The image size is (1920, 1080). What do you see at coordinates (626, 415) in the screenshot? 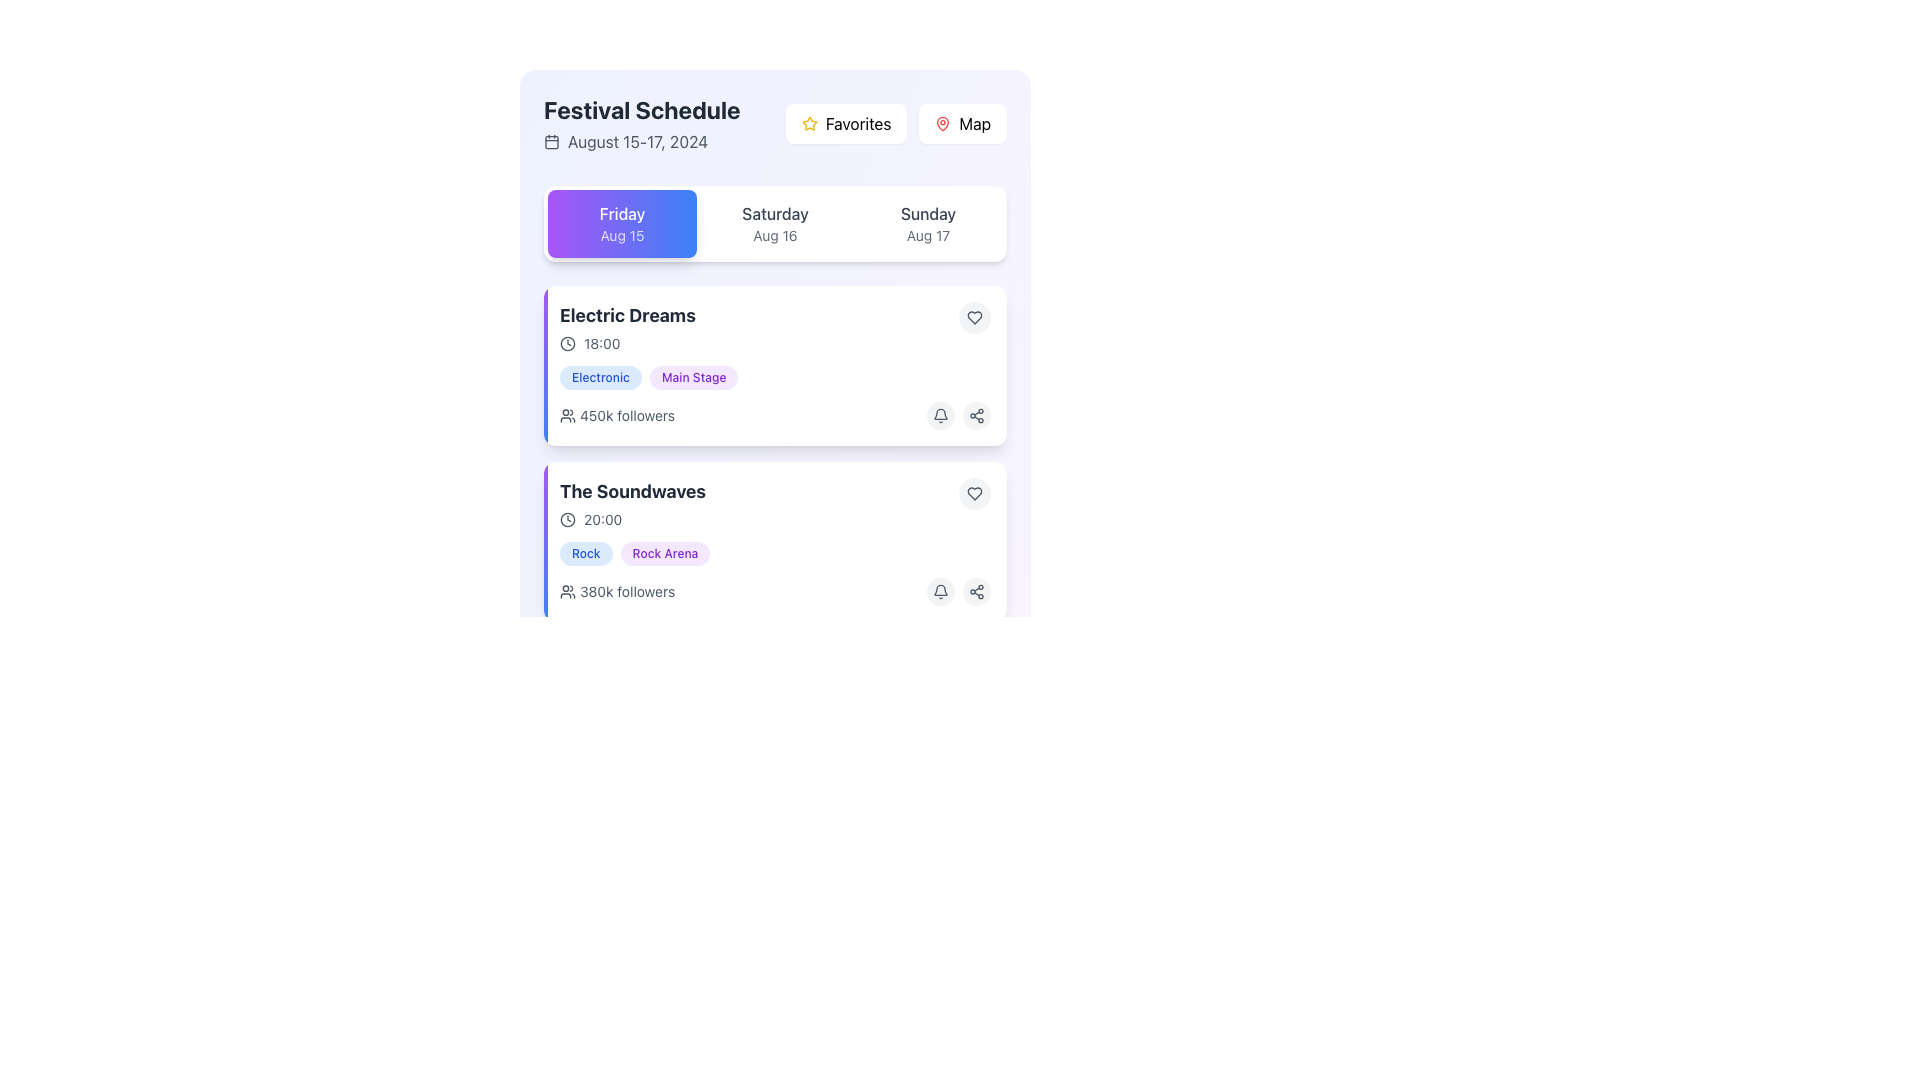
I see `text label displaying '450k followers' which is styled in dark gray and positioned beneath the event's time, genre tags, and location on the left side of the content card for 'Electric Dreams'` at bounding box center [626, 415].